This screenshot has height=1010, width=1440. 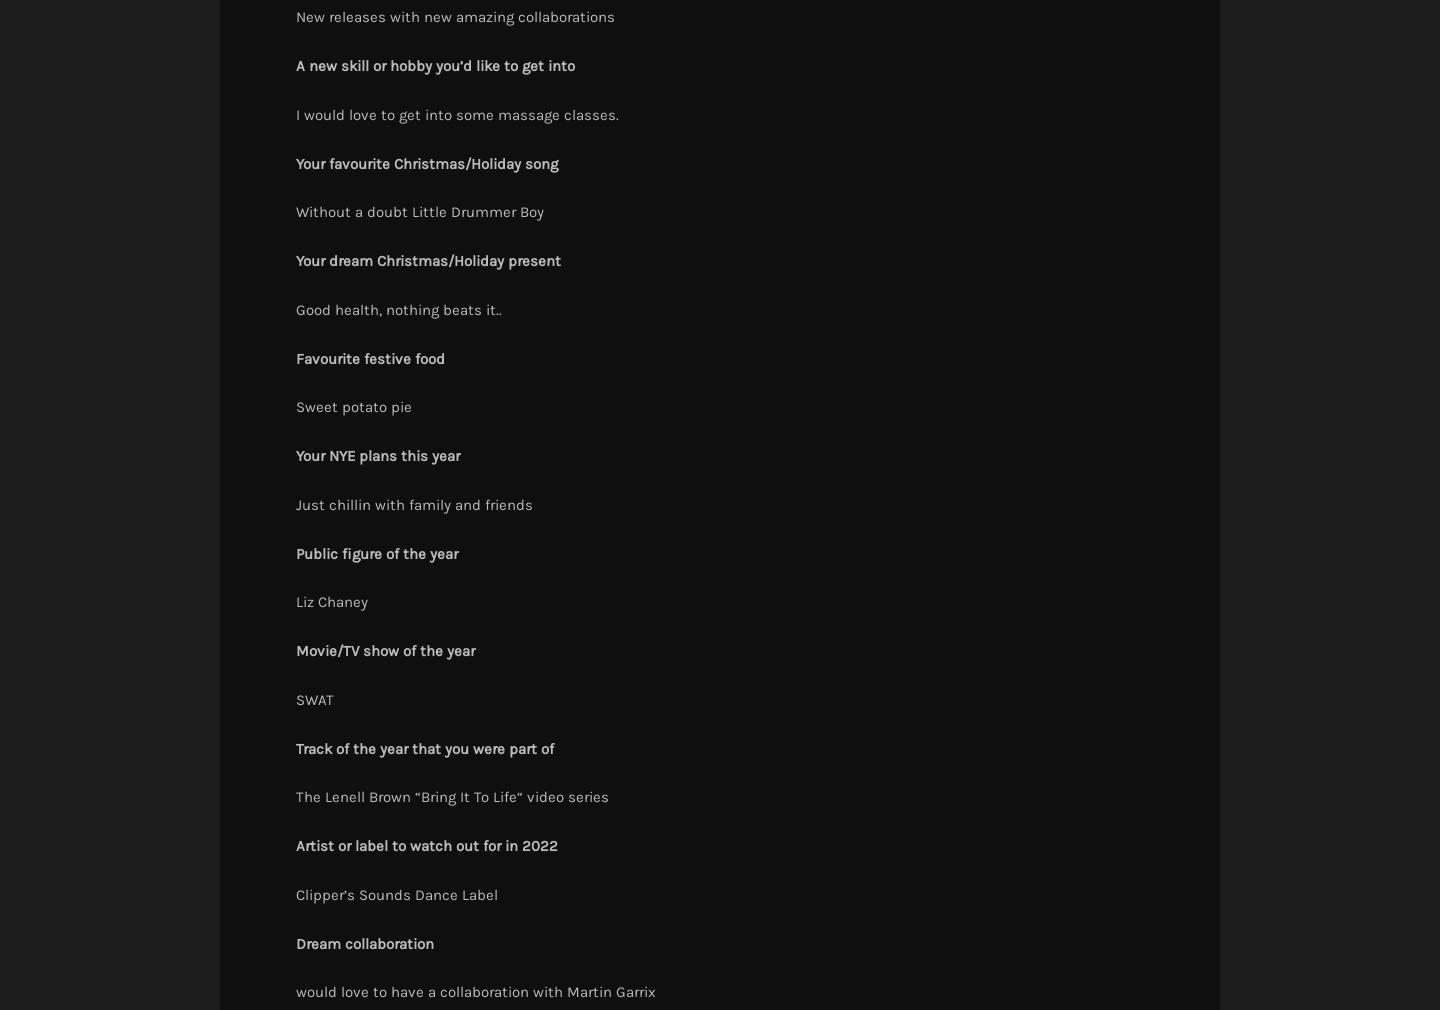 I want to click on 'Liz Chaney', so click(x=332, y=600).